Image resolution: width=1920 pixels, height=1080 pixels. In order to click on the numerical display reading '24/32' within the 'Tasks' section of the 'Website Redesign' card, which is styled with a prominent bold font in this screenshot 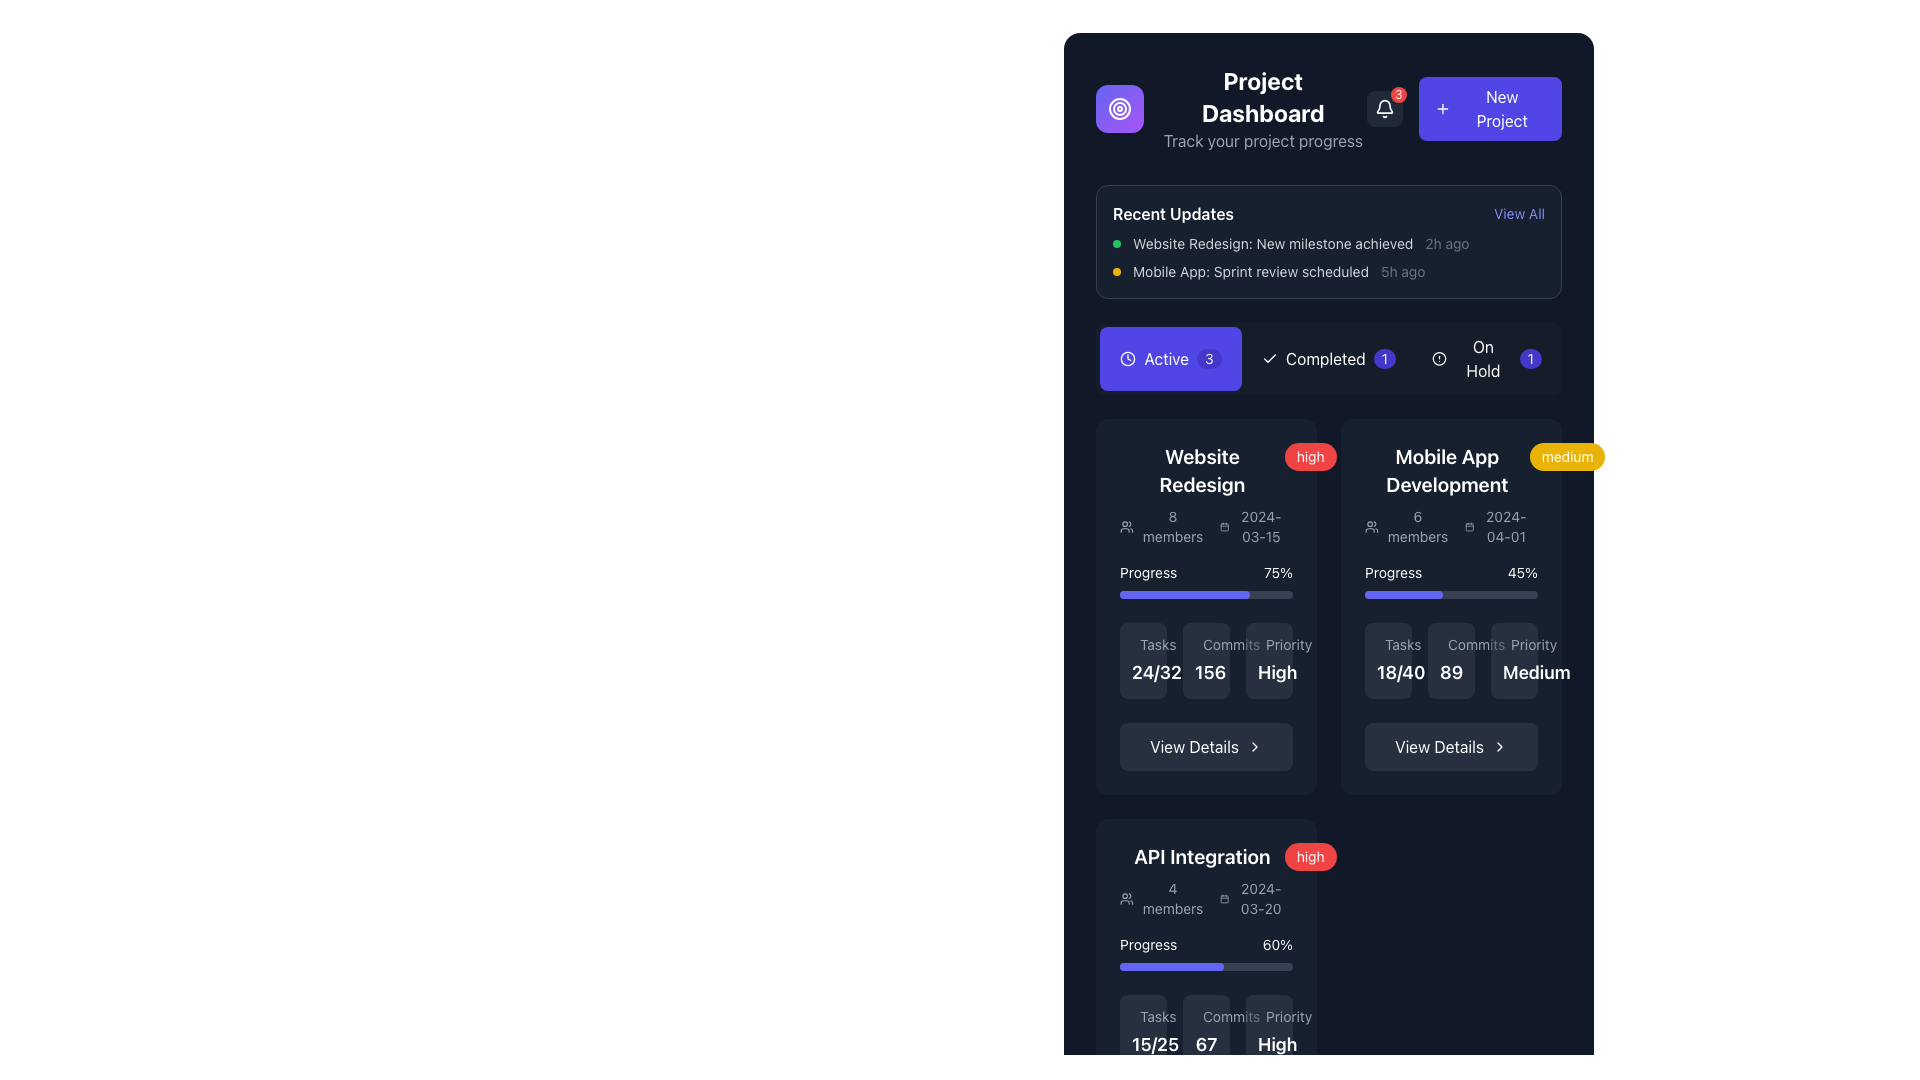, I will do `click(1156, 672)`.